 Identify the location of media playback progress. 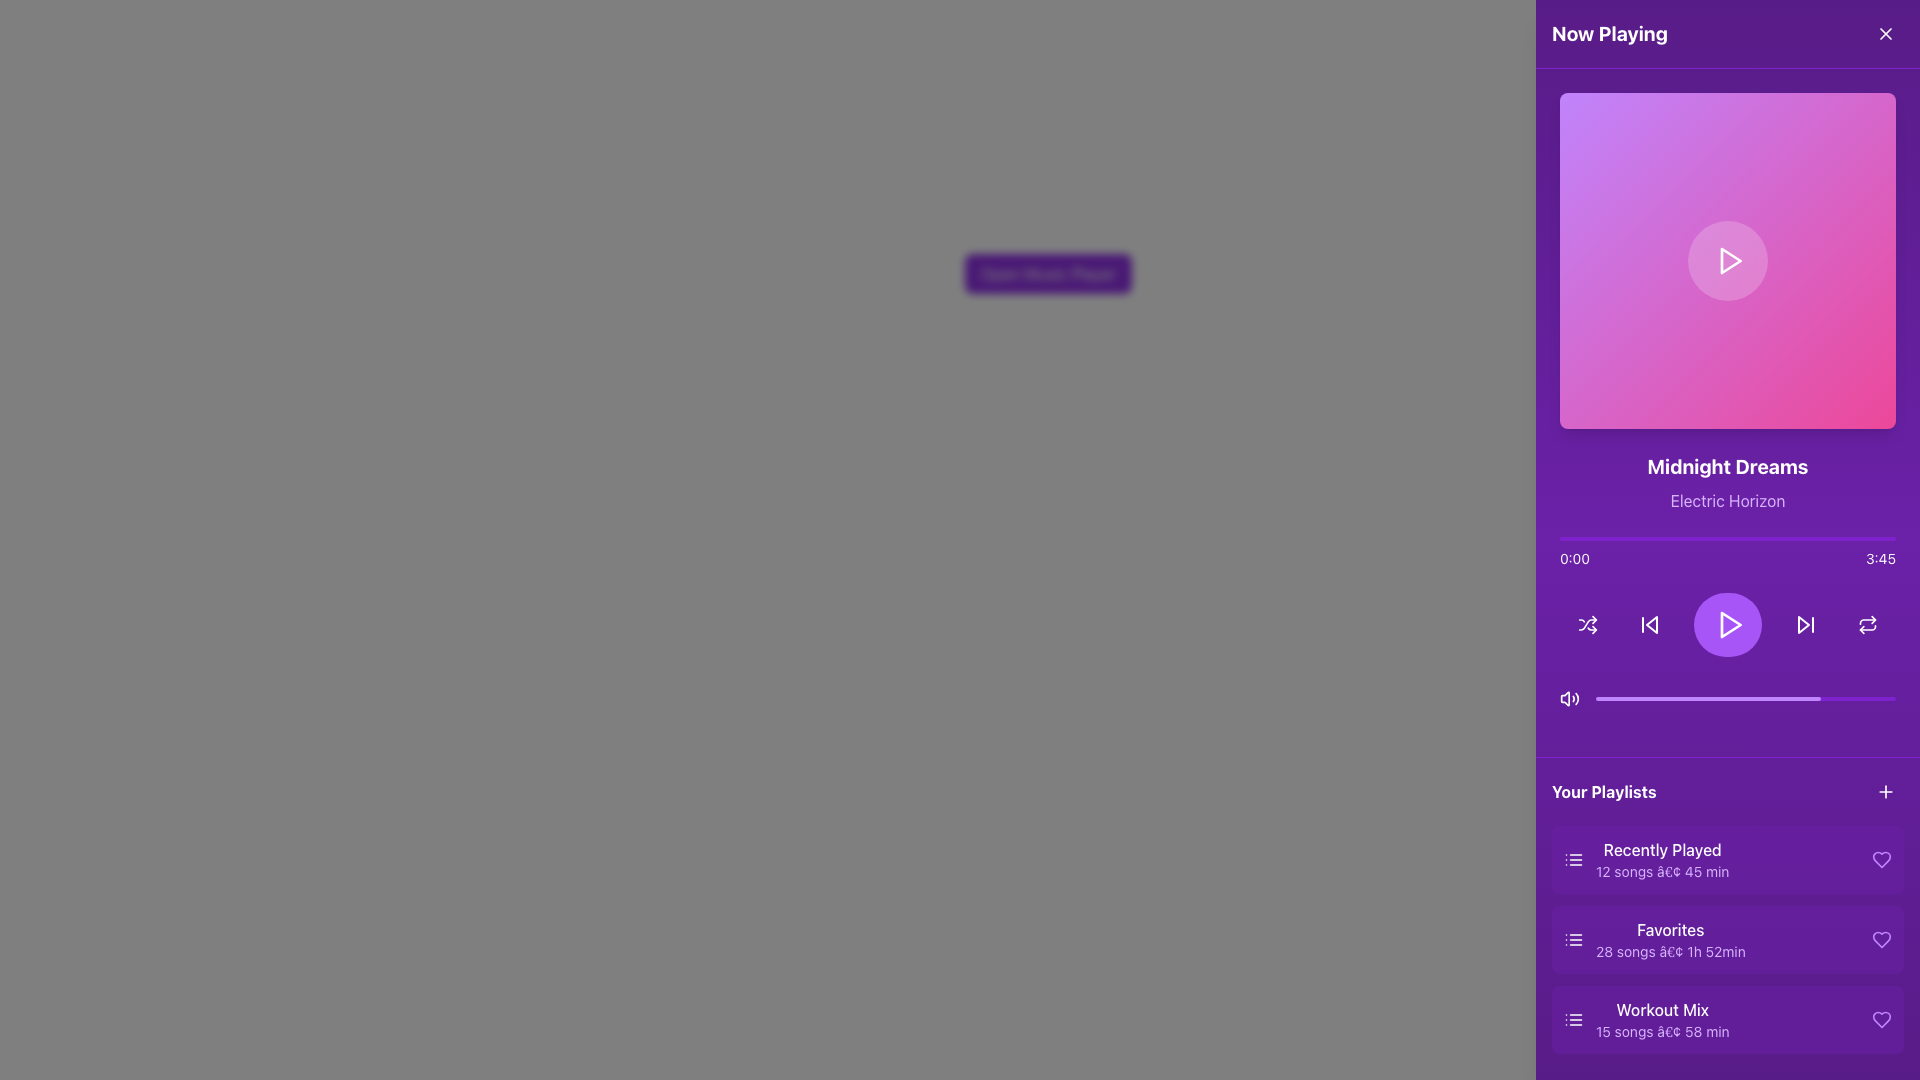
(1652, 697).